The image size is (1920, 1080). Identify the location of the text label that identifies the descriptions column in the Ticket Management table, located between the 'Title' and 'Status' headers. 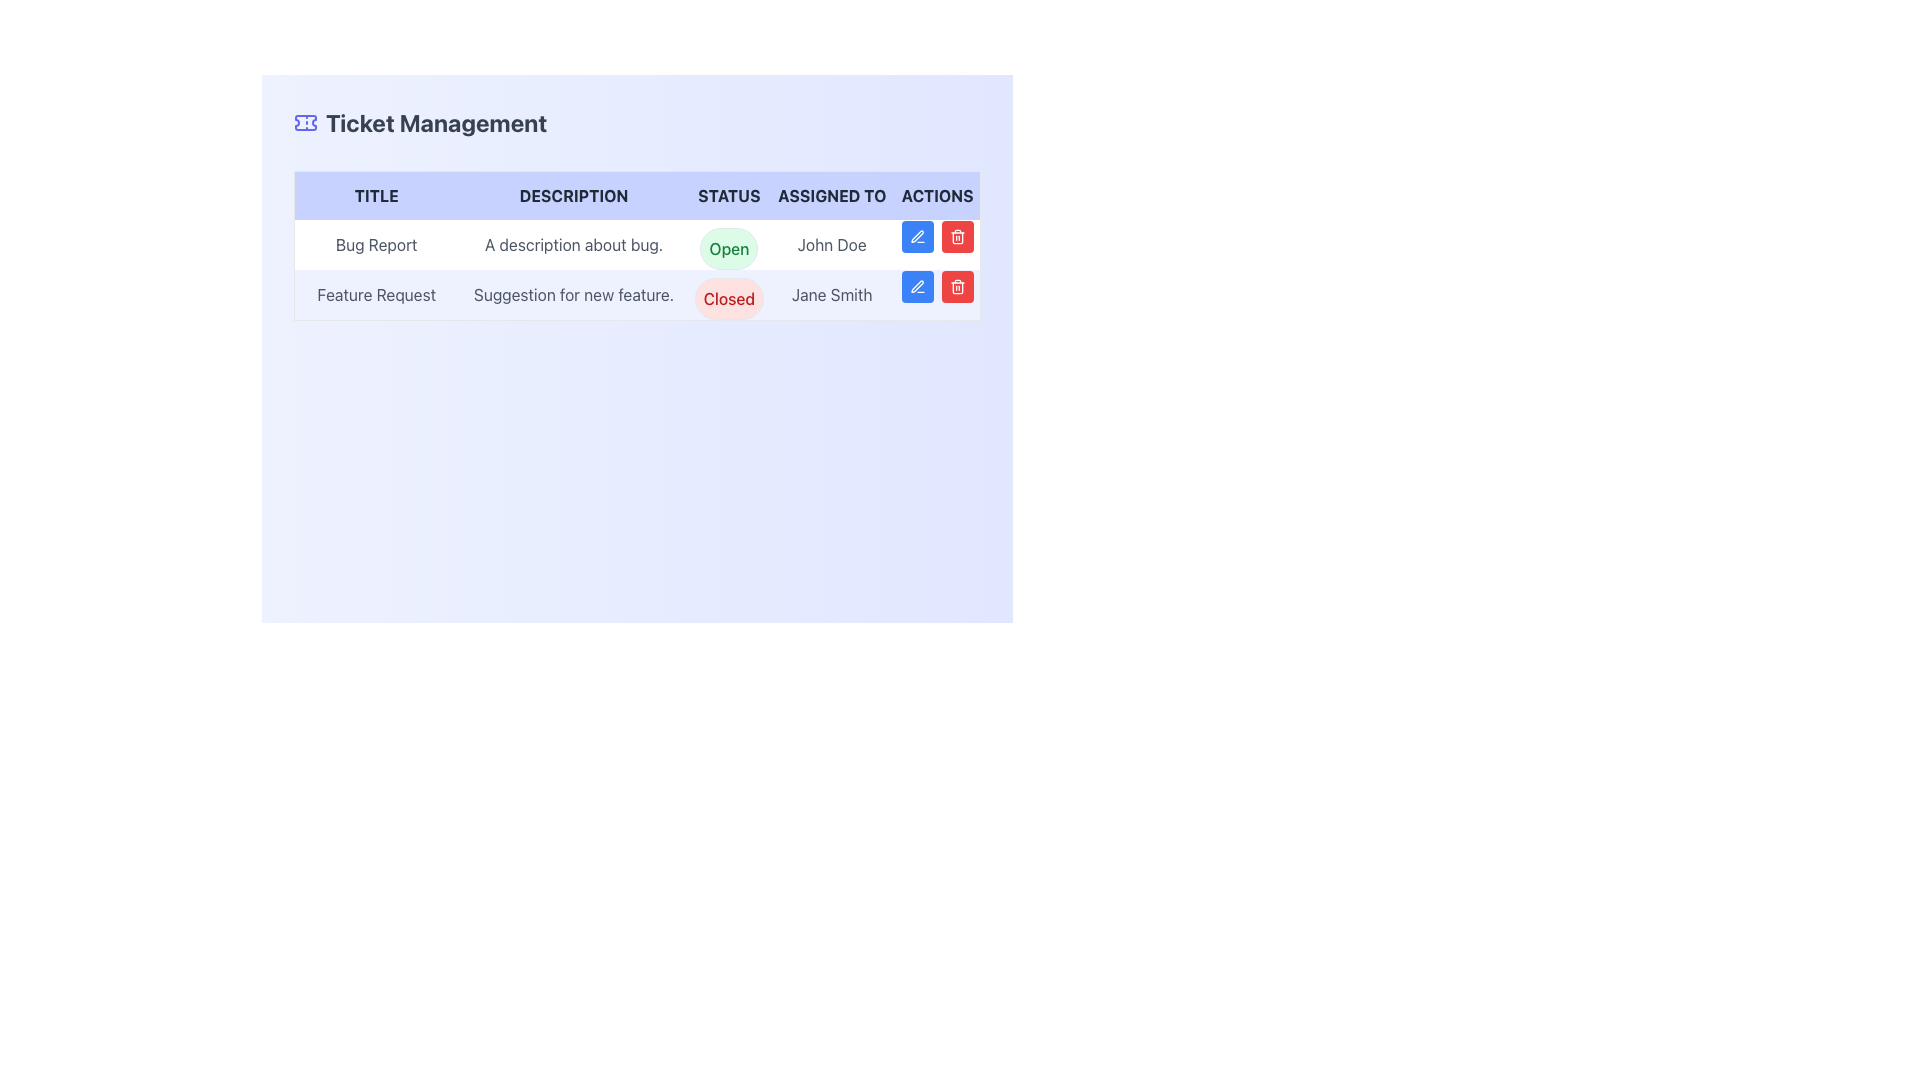
(573, 195).